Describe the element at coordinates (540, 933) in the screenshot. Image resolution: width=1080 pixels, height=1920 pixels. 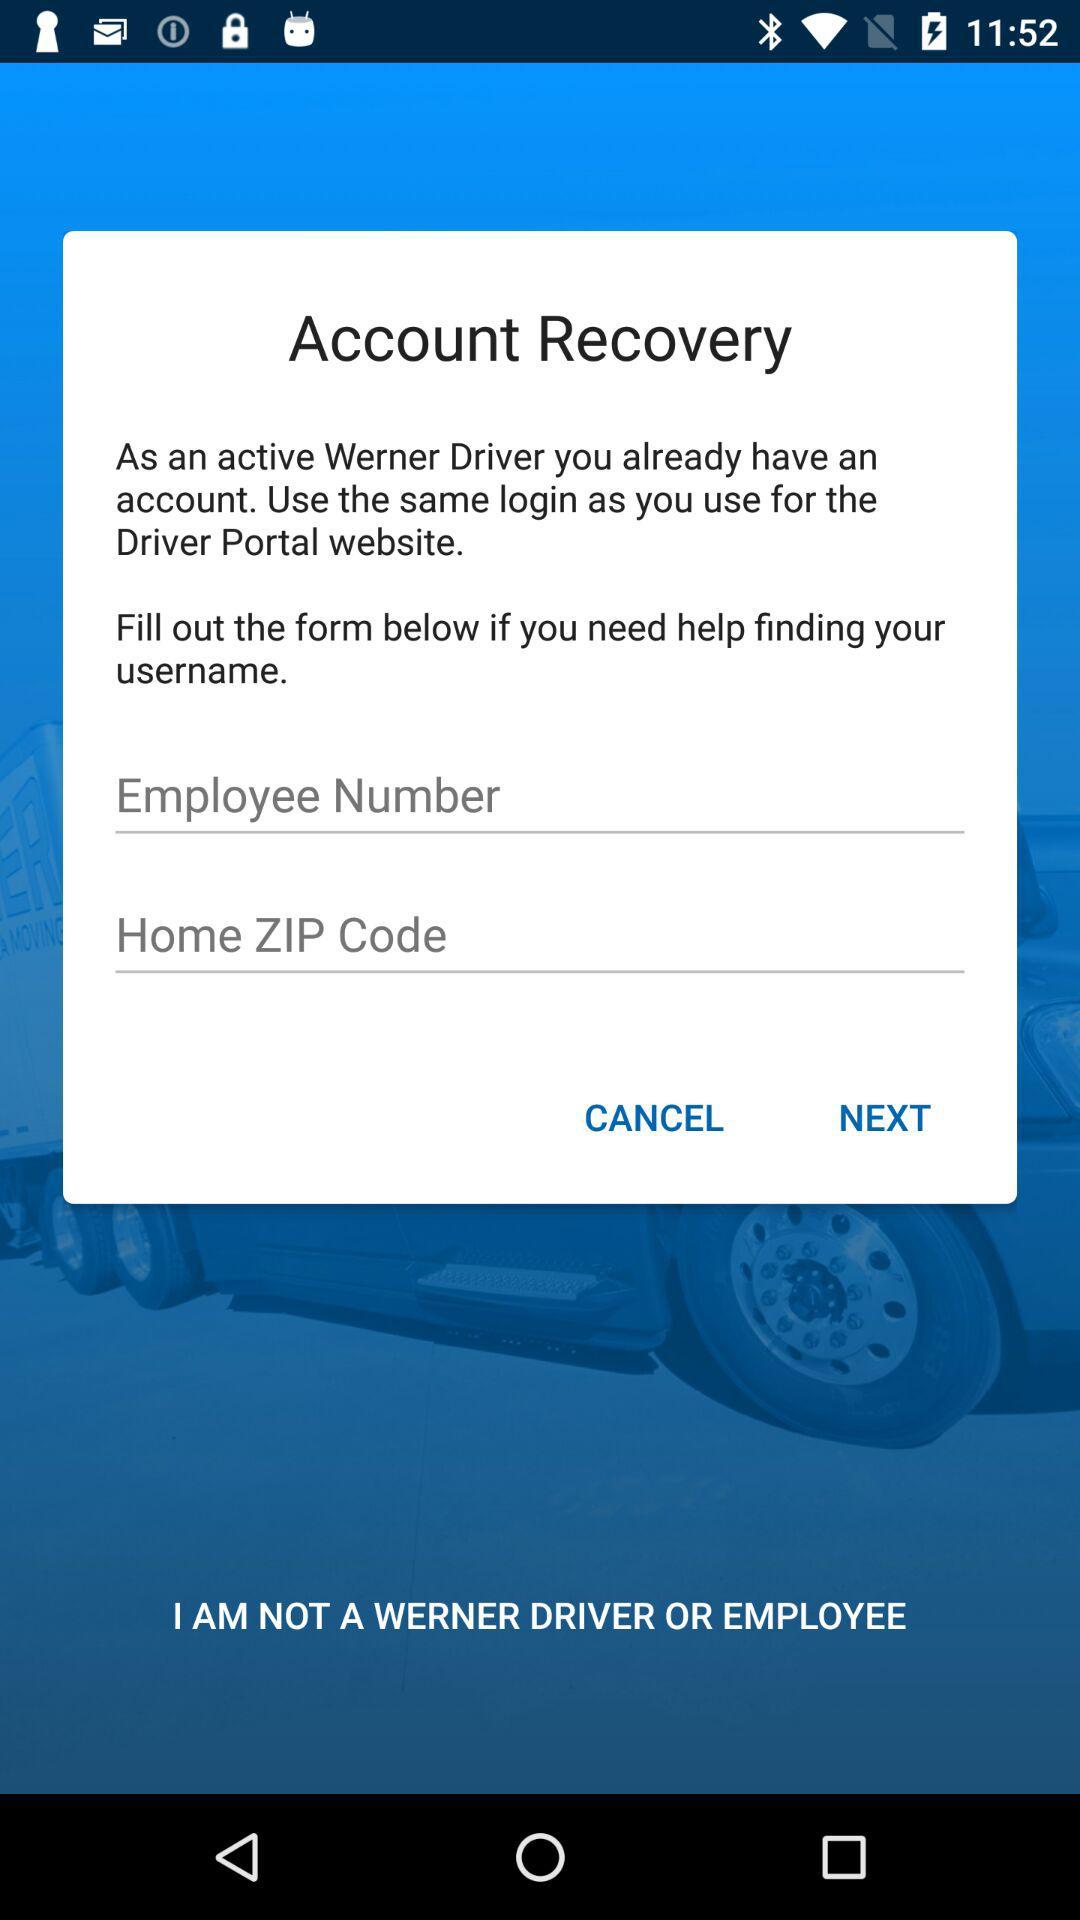
I see `the item above the cancel item` at that location.